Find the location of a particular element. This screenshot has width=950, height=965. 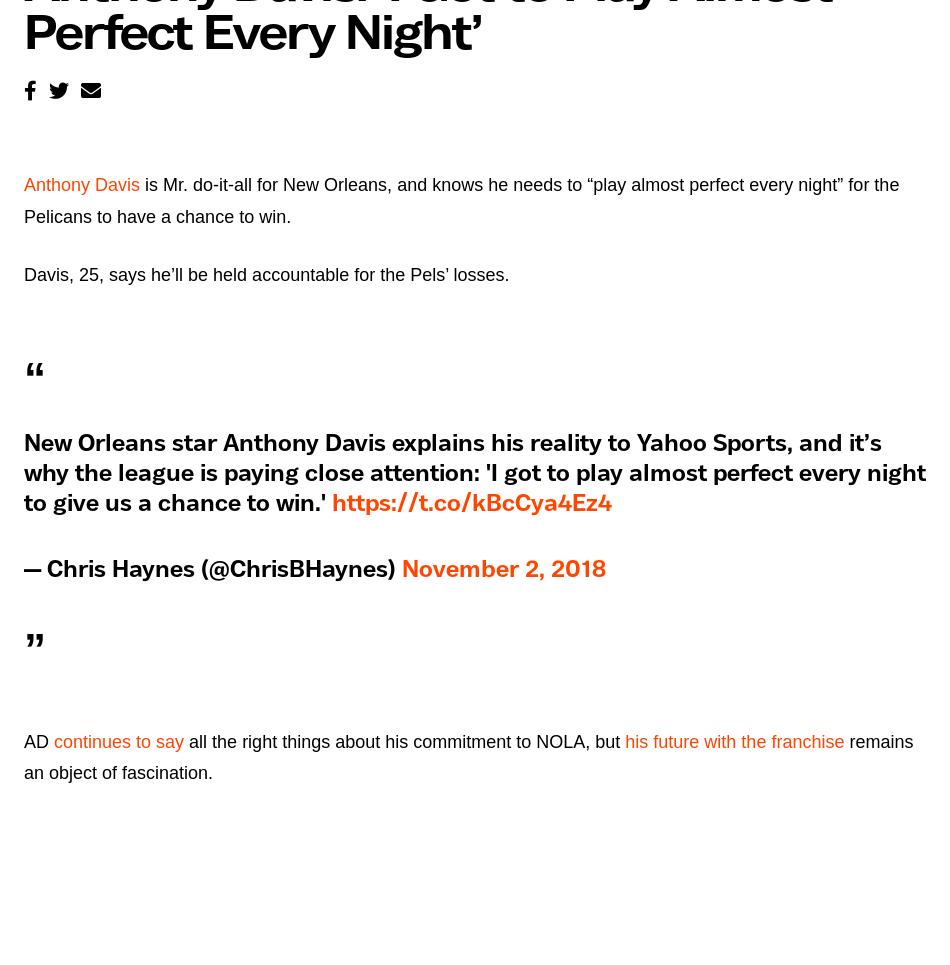

'remains an object of fascination.' is located at coordinates (467, 756).